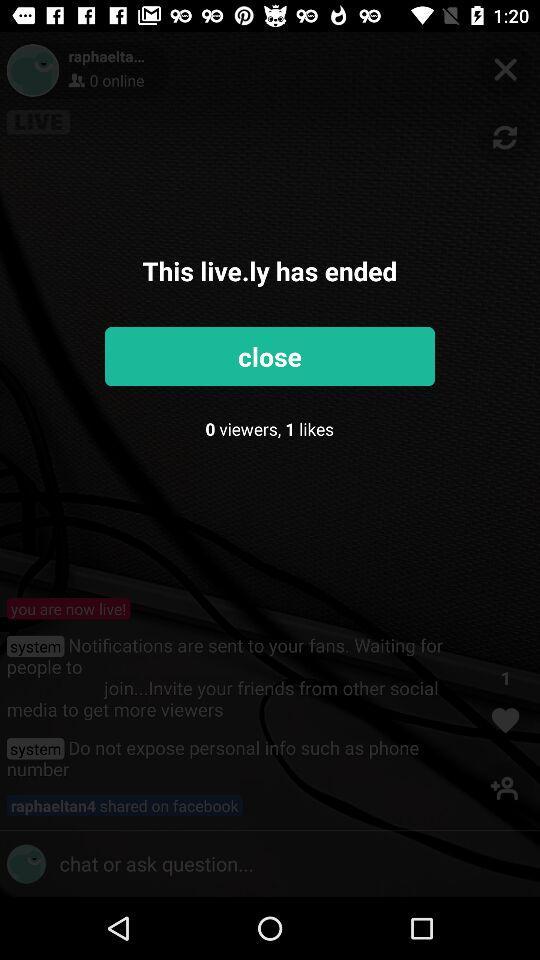 The image size is (540, 960). What do you see at coordinates (504, 69) in the screenshot?
I see `the close icon` at bounding box center [504, 69].